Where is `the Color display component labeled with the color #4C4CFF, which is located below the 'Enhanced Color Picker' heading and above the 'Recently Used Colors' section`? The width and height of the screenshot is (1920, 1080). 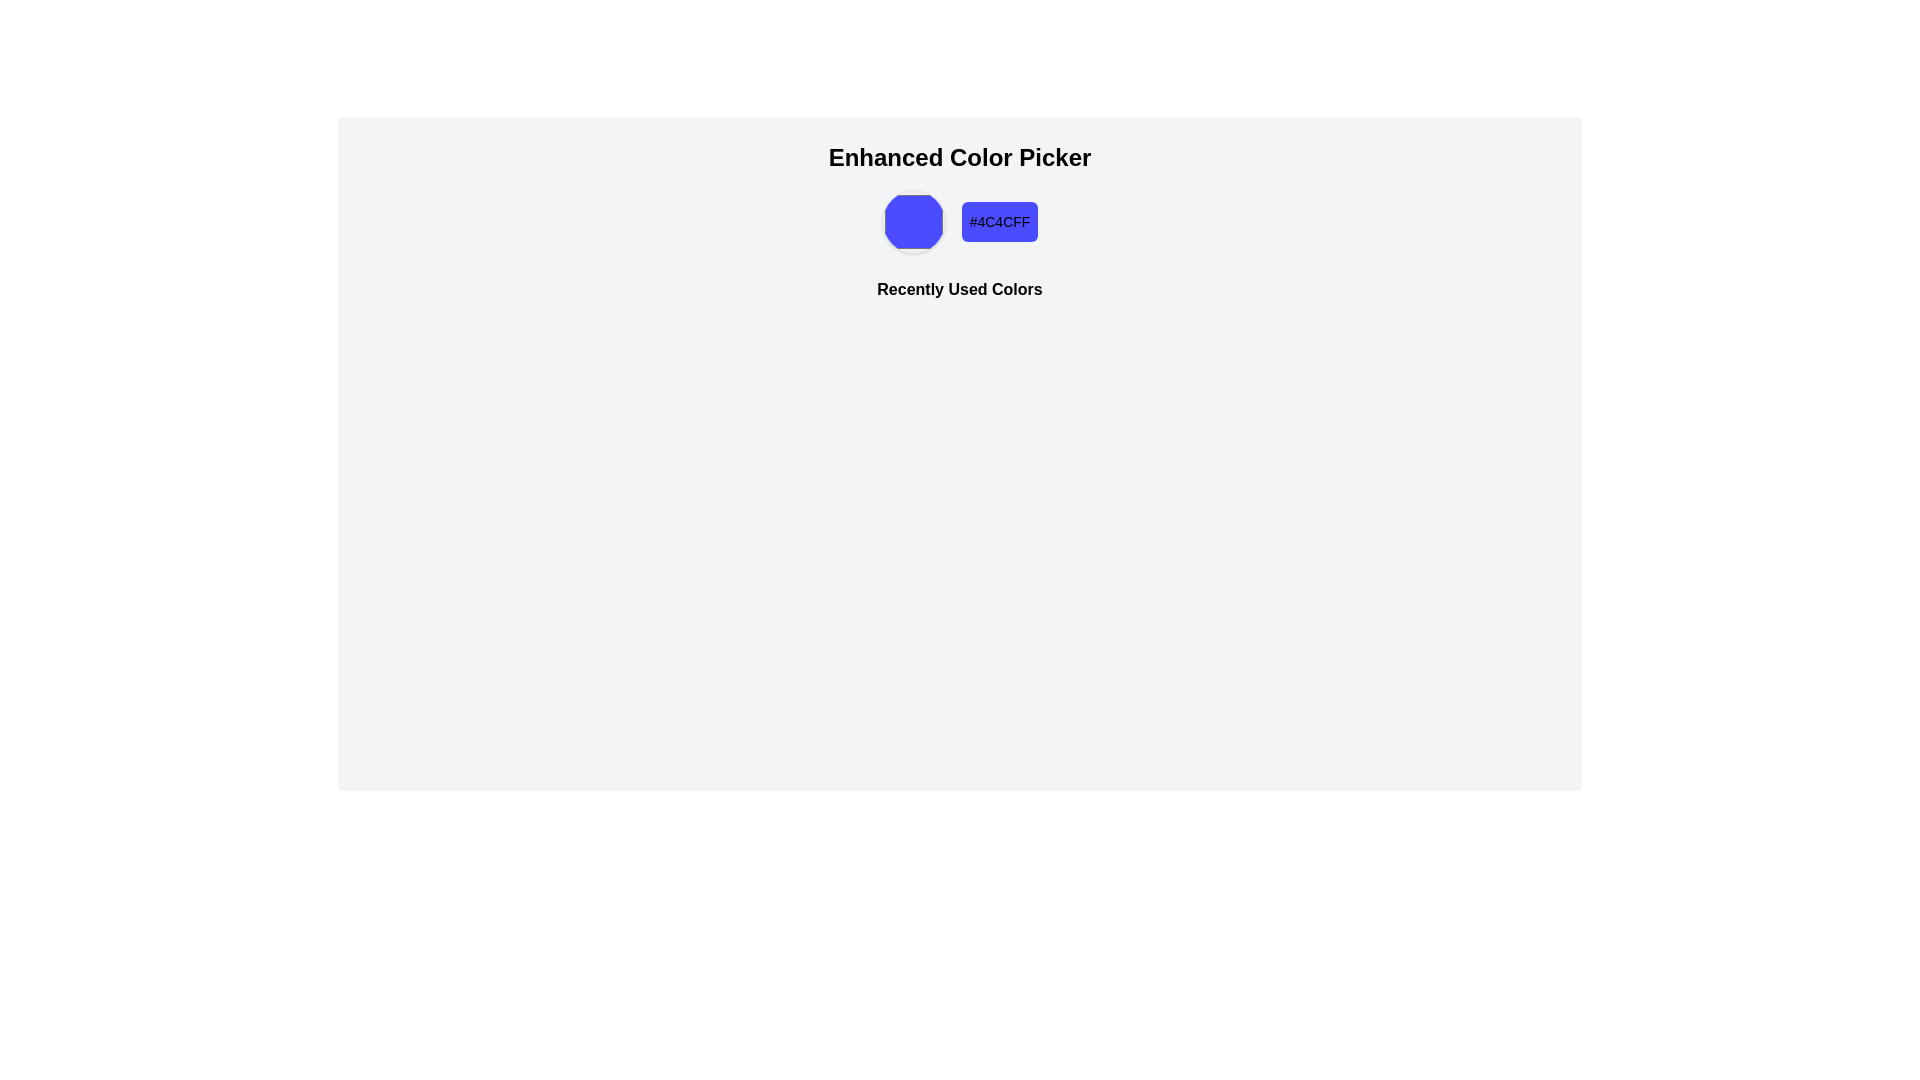
the Color display component labeled with the color #4C4CFF, which is located below the 'Enhanced Color Picker' heading and above the 'Recently Used Colors' section is located at coordinates (960, 222).